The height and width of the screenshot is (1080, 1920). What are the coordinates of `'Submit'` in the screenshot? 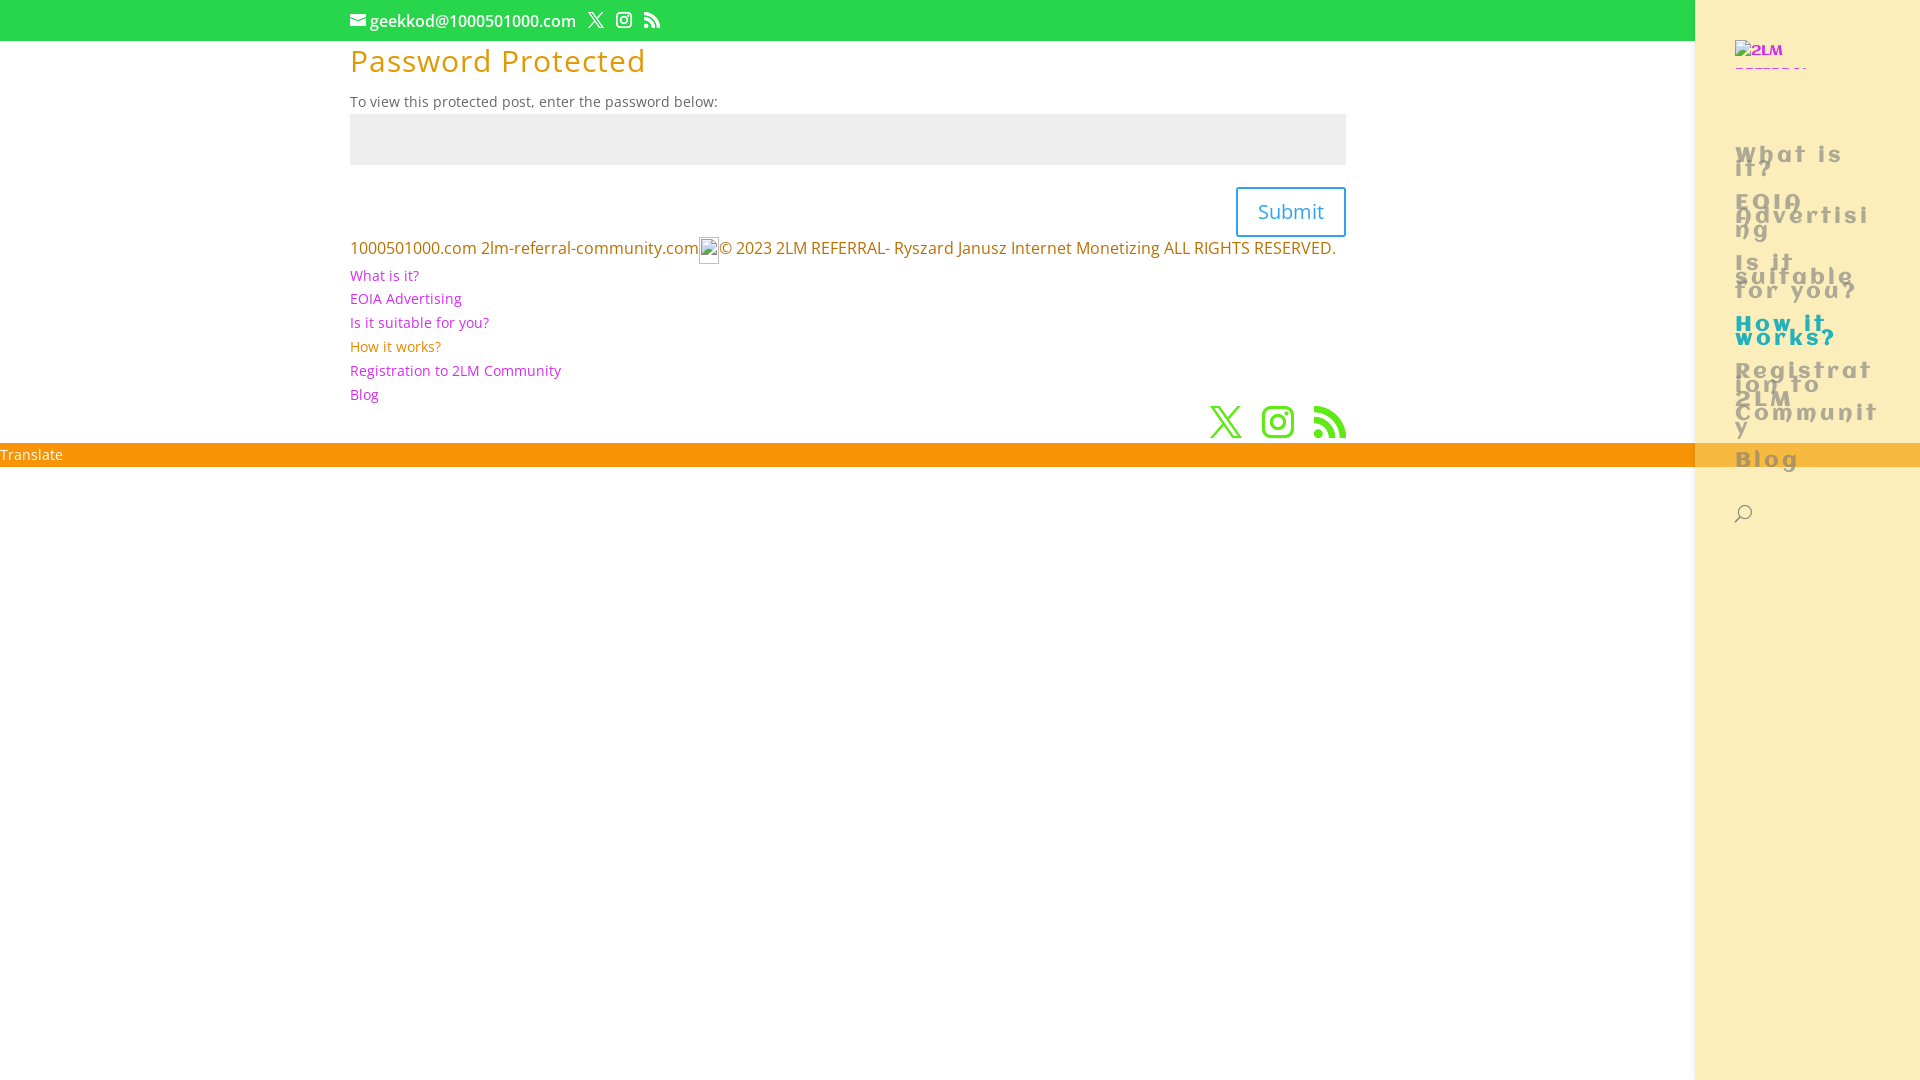 It's located at (1291, 212).